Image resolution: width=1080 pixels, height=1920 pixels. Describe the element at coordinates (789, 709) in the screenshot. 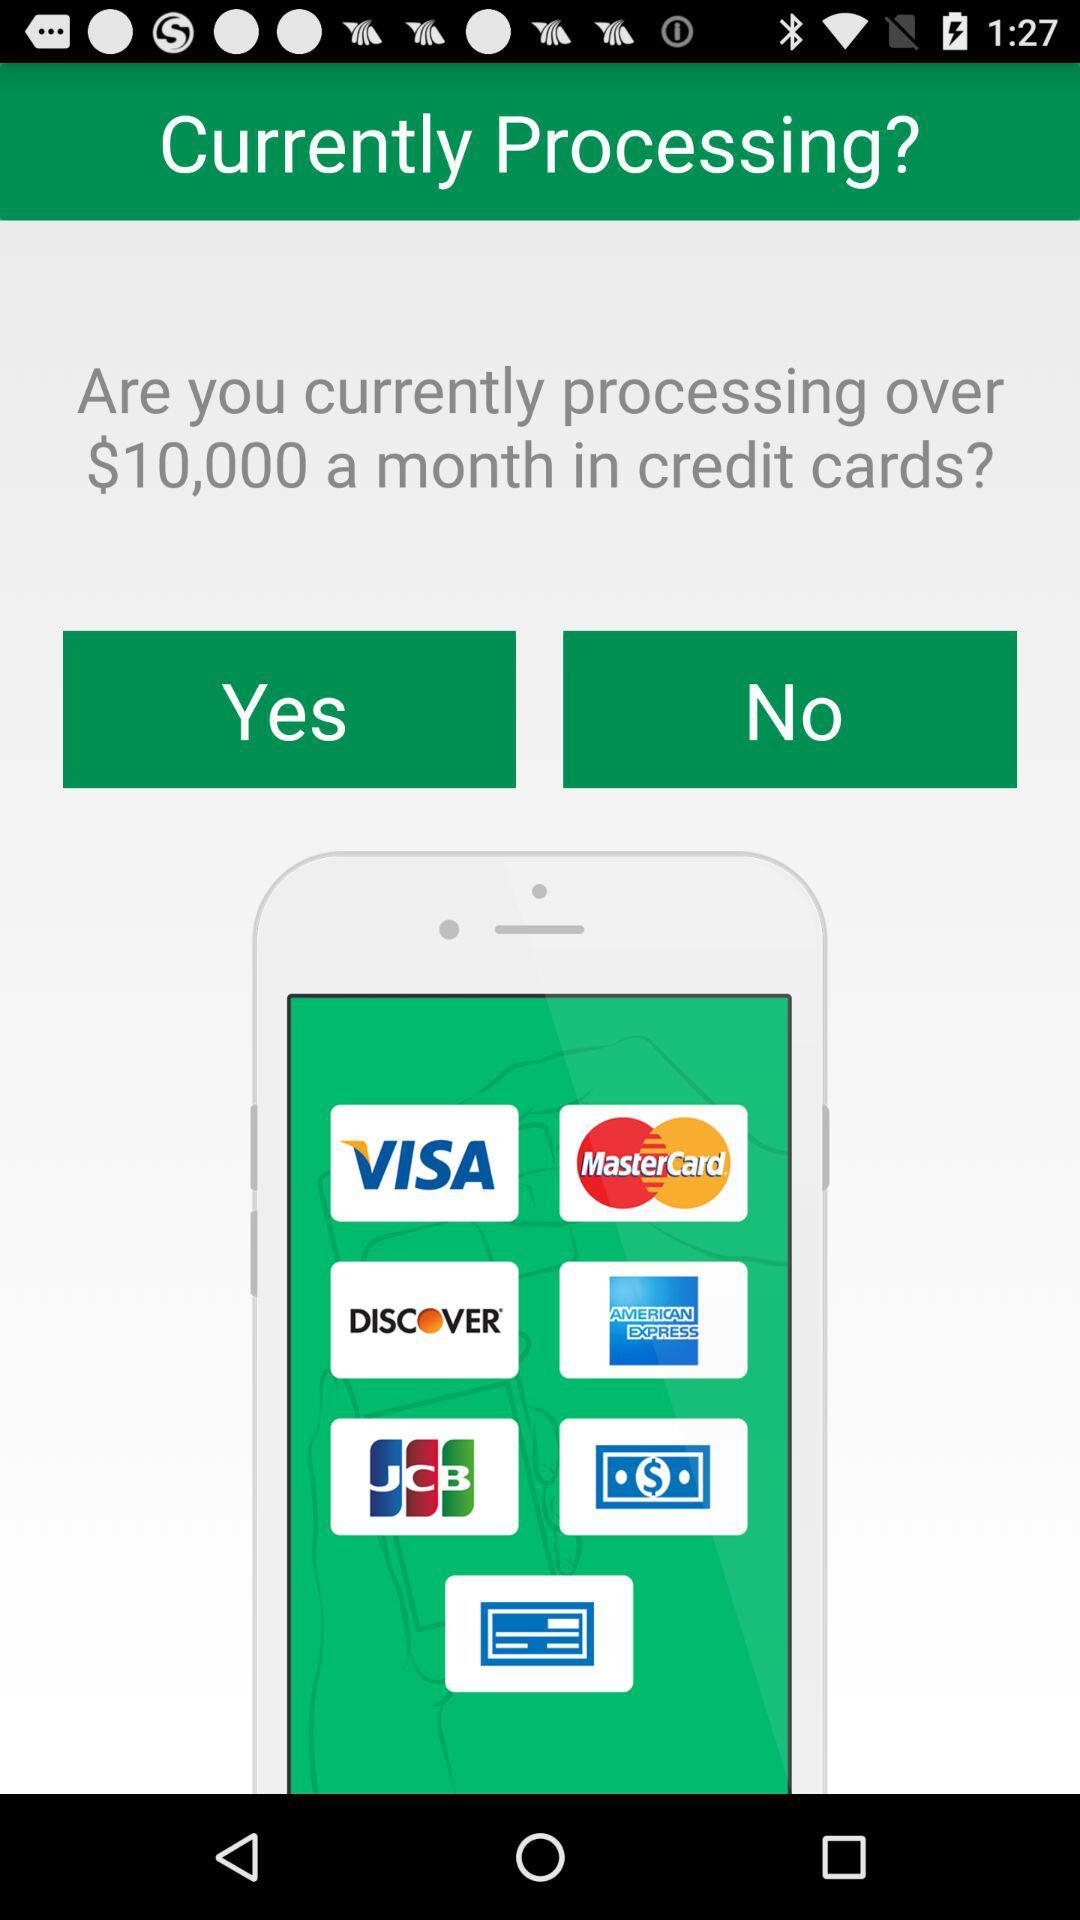

I see `no` at that location.